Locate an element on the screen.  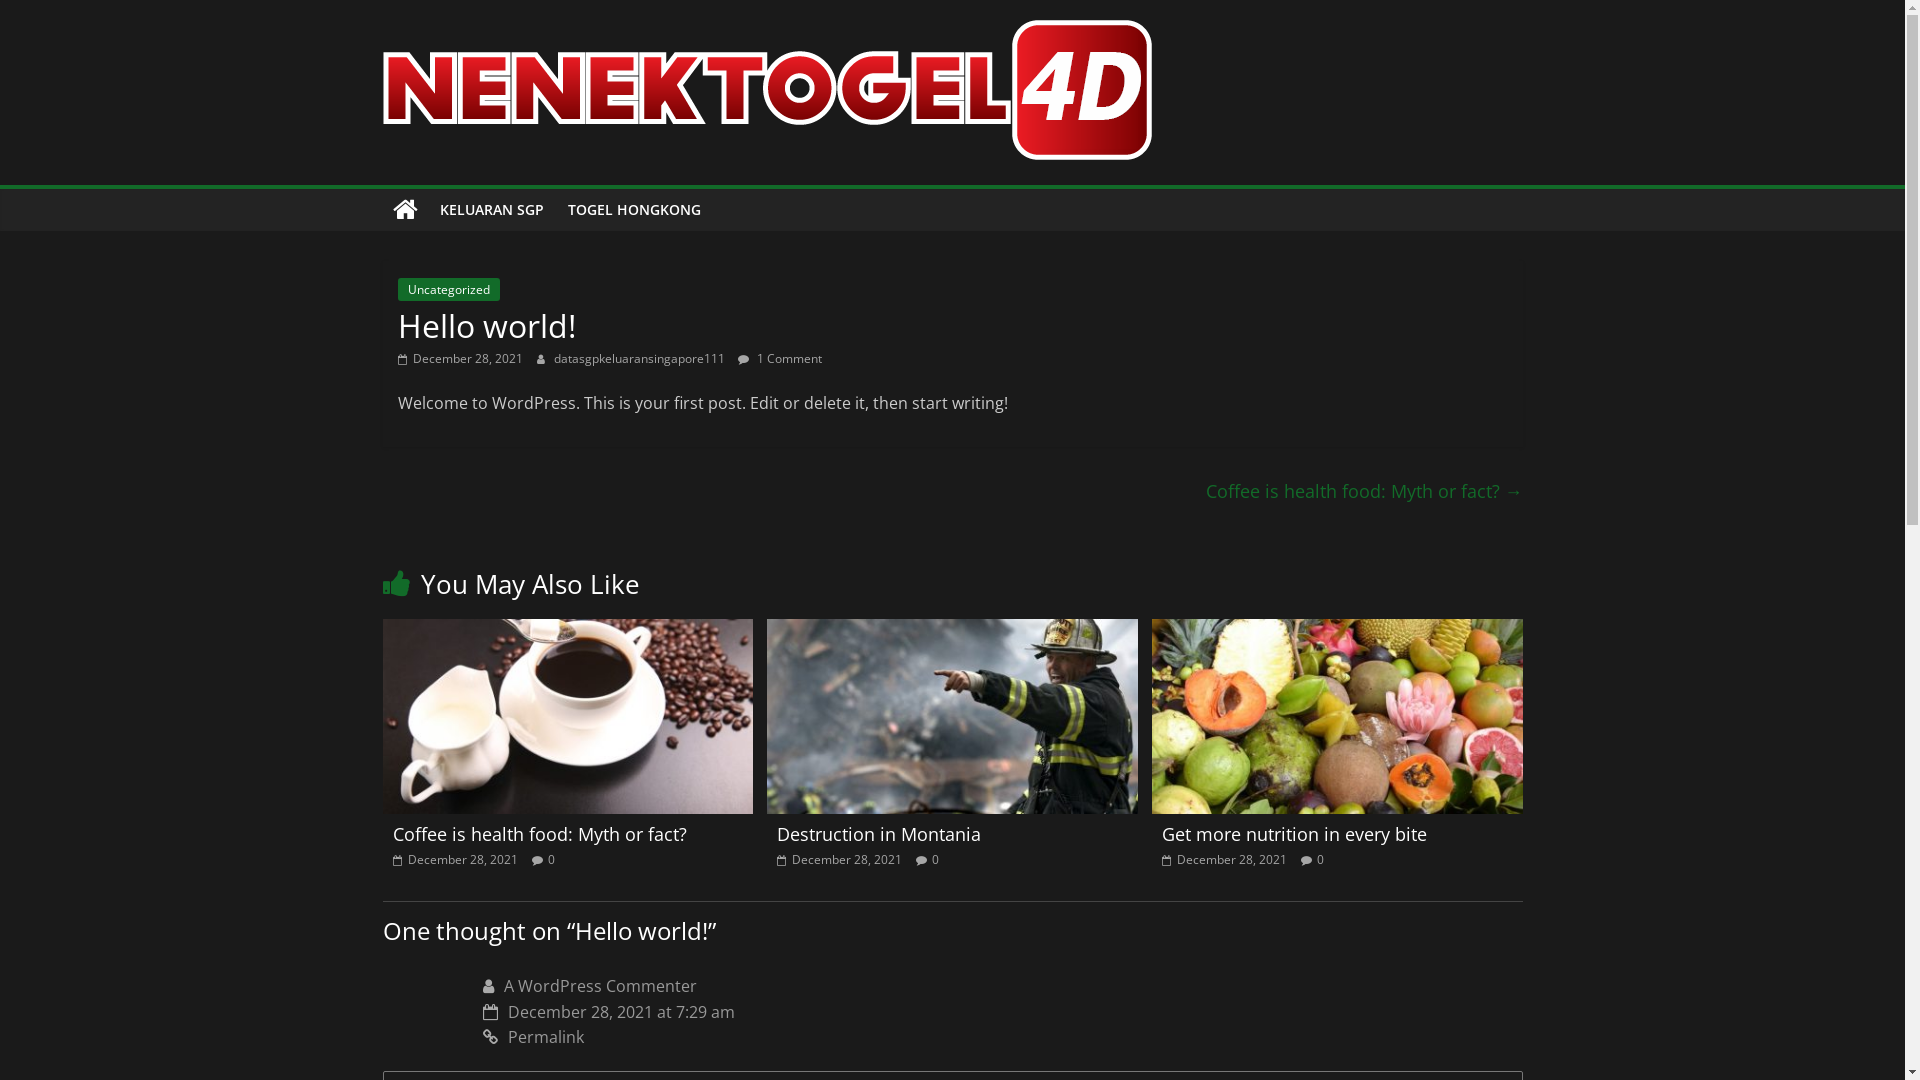
'December 28, 2021' is located at coordinates (839, 858).